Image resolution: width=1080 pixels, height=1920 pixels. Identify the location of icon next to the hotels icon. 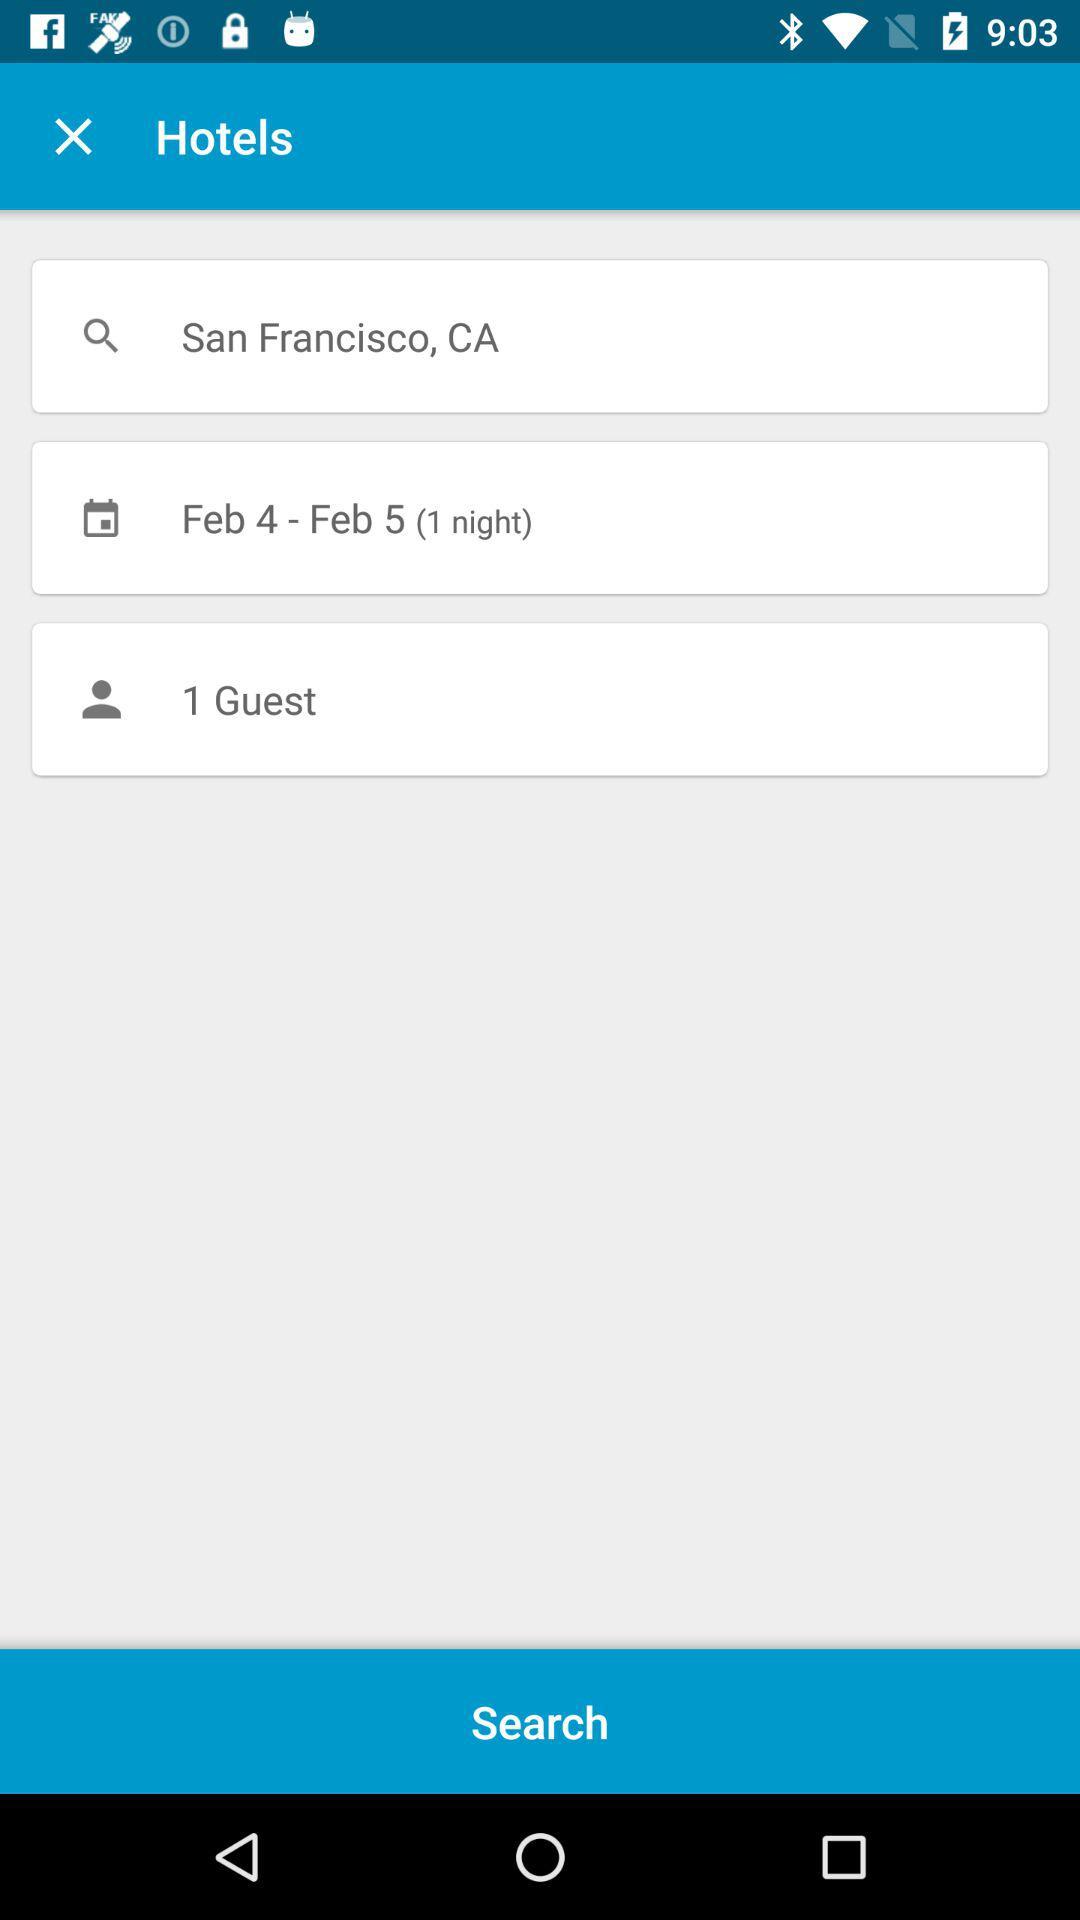
(72, 135).